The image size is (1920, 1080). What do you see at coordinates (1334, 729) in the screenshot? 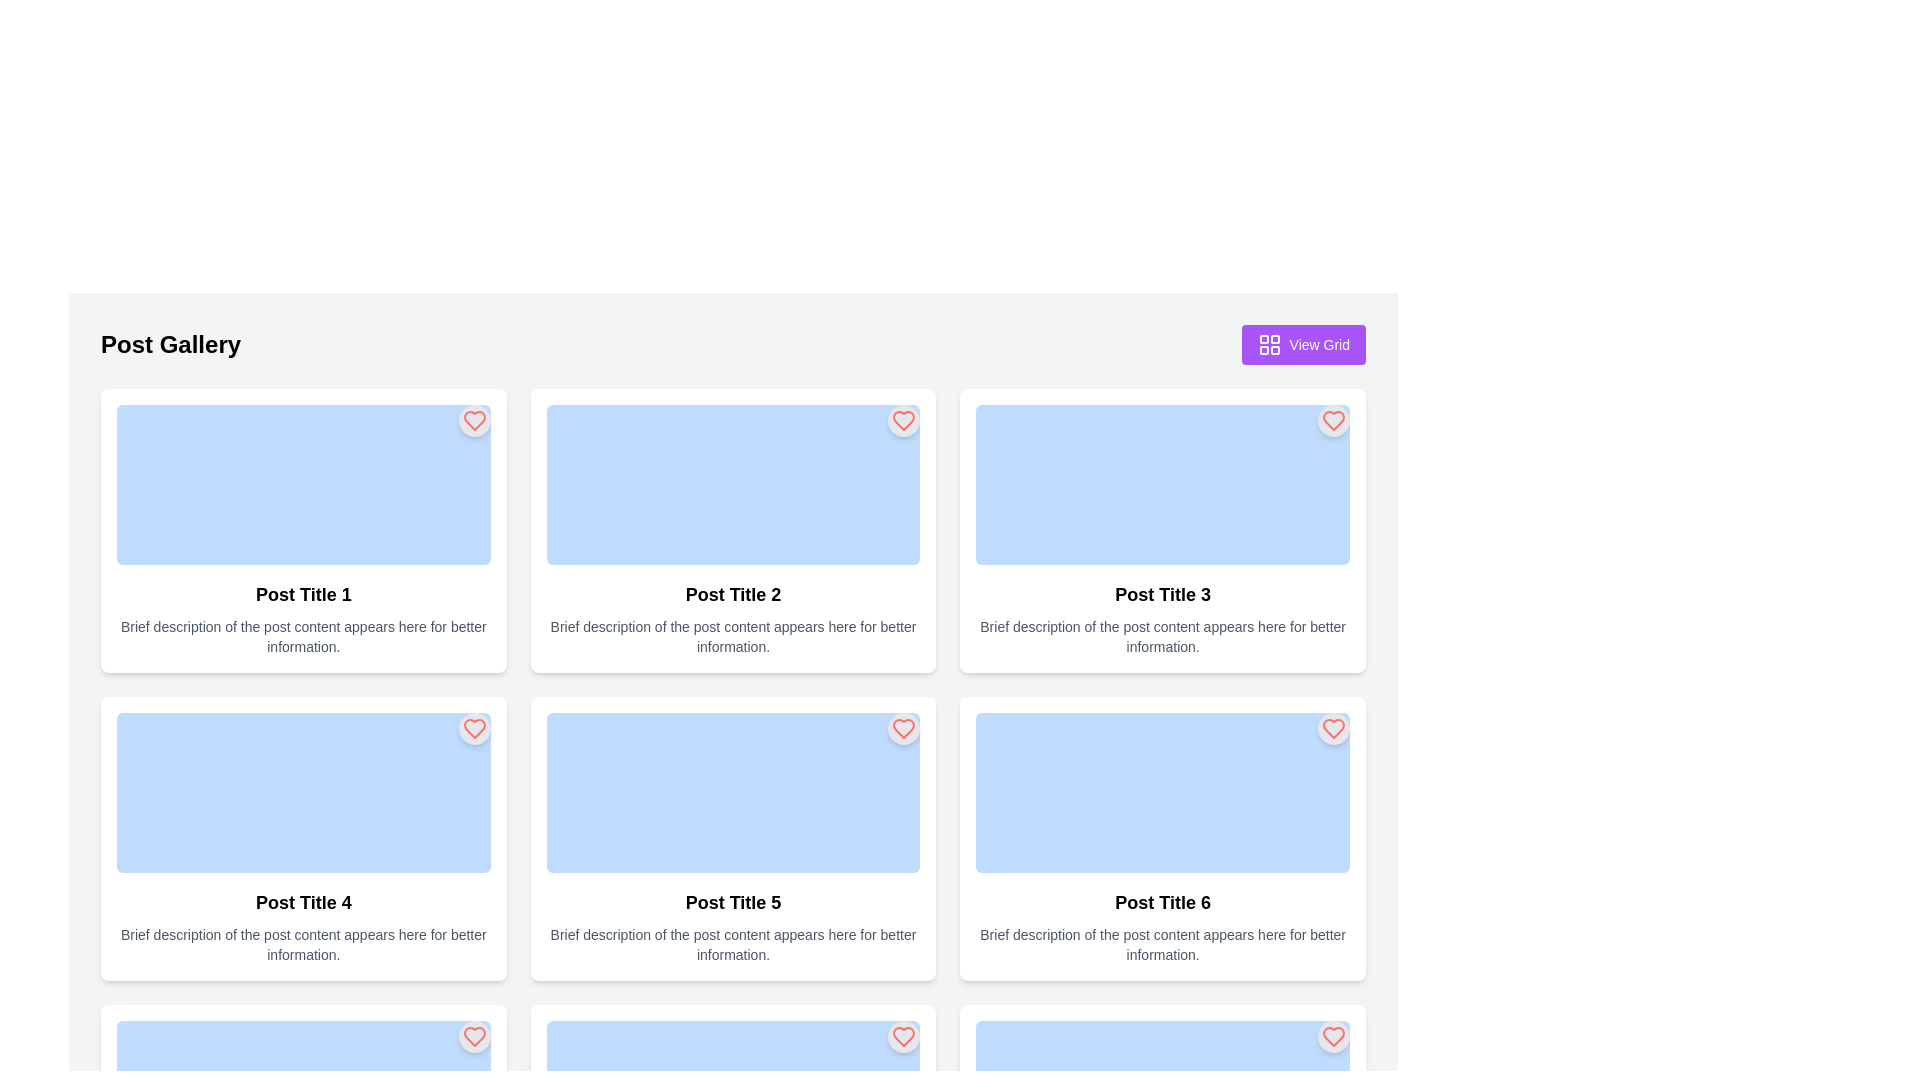
I see `the heart icon located at the top-right corner of the card labeled 'Post Title 6' to mark the post as favorite or liked` at bounding box center [1334, 729].